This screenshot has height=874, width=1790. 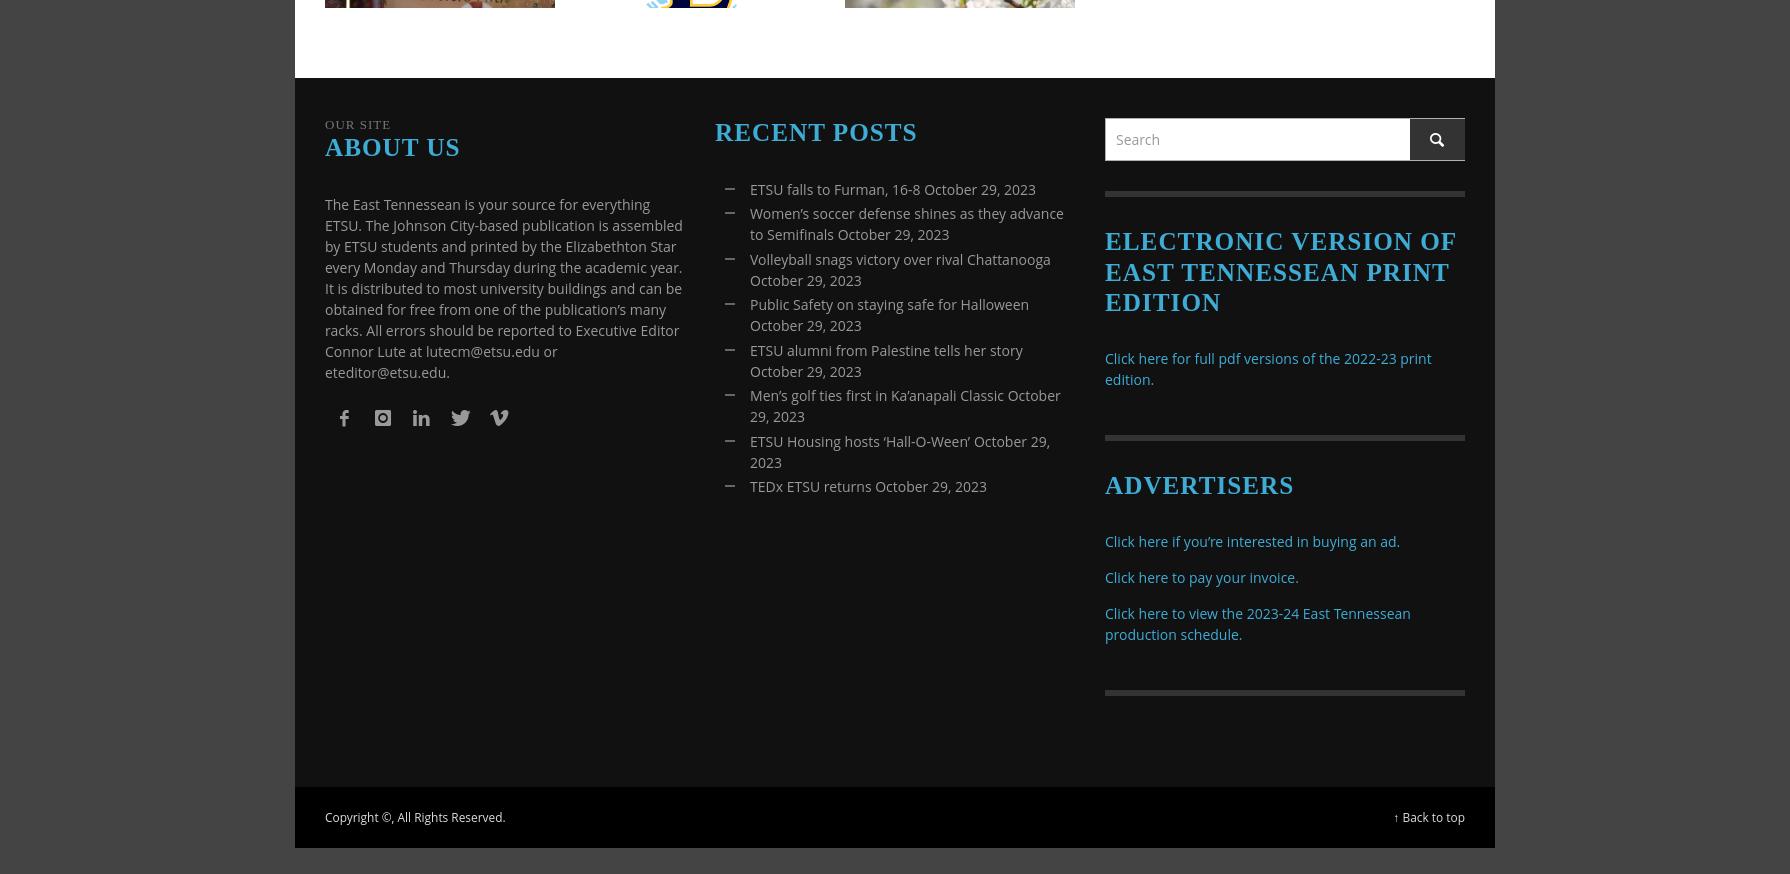 I want to click on 'Public Safety on staying safe for Halloween', so click(x=888, y=303).